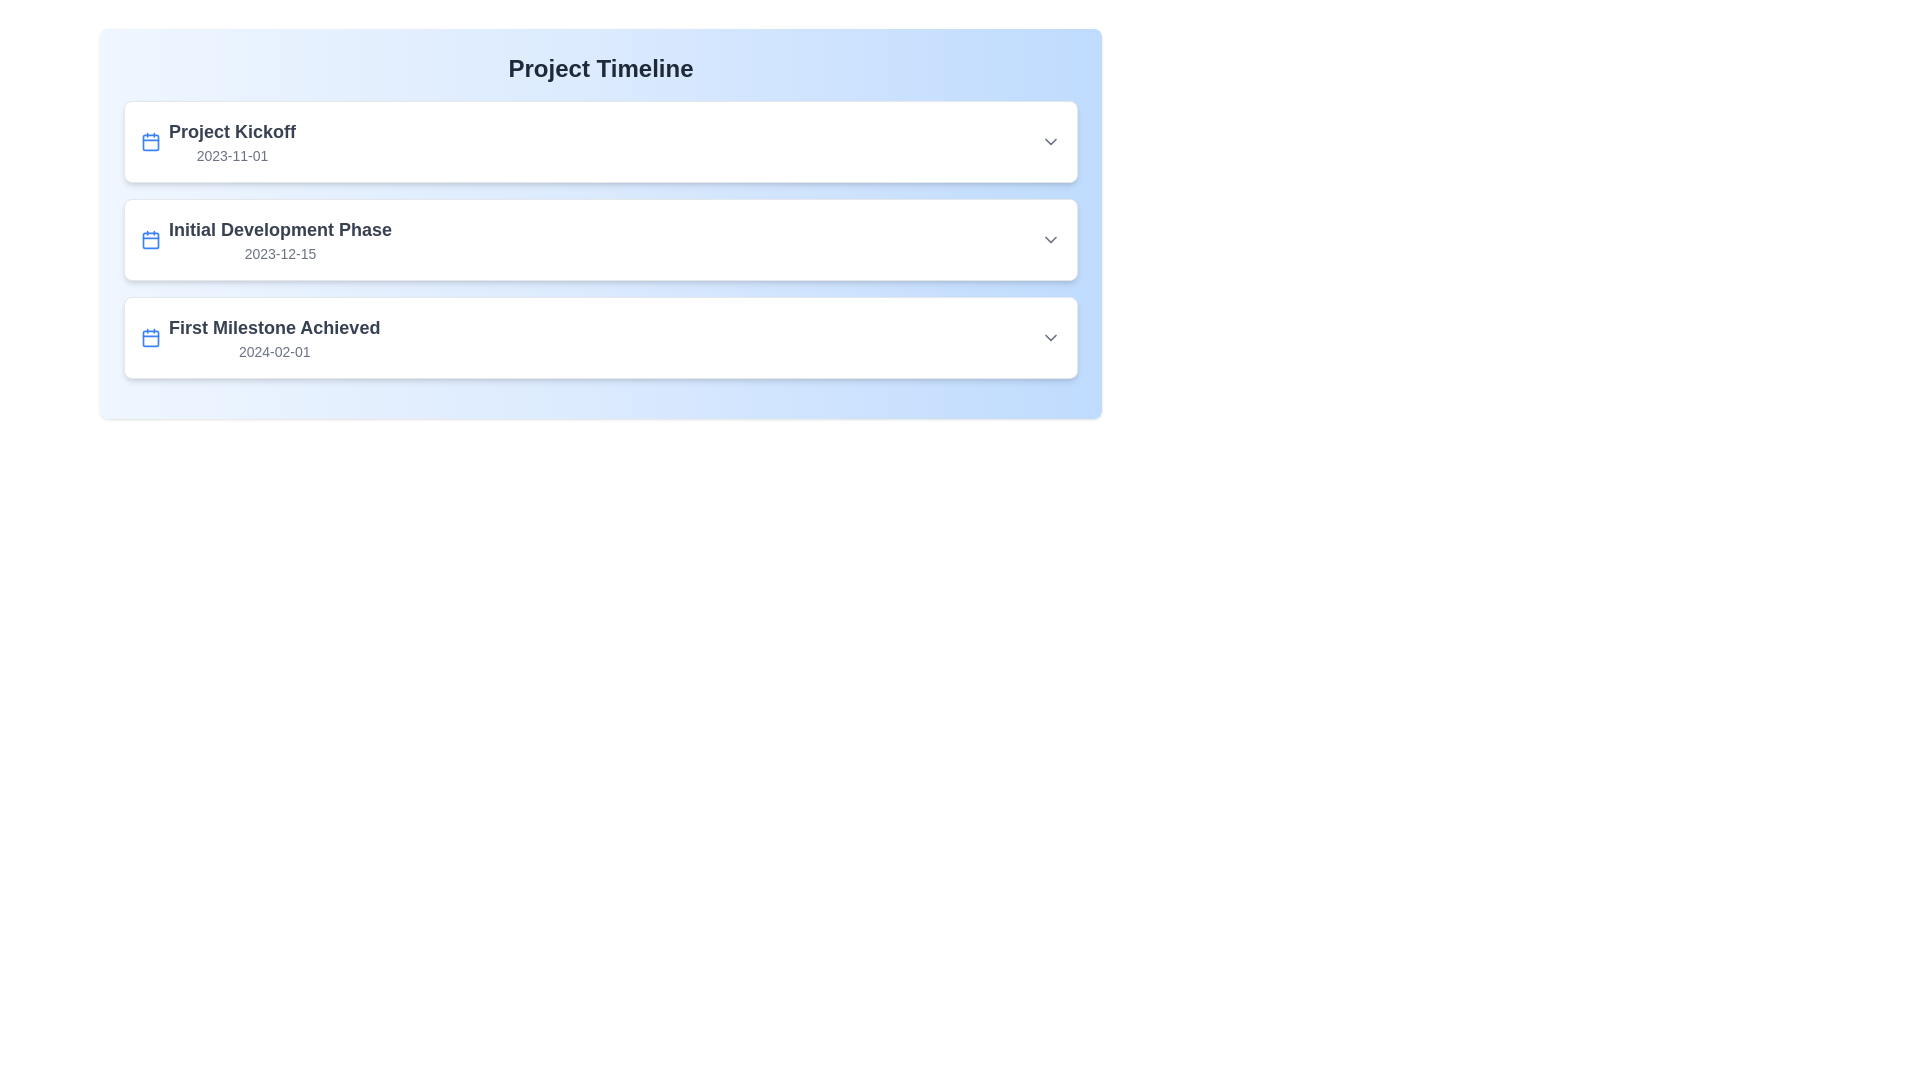 Image resolution: width=1920 pixels, height=1080 pixels. What do you see at coordinates (273, 337) in the screenshot?
I see `the Compound text display titled 'First Milestone Achieved' that shows the date '2024-02-01', located in the 'Project Timeline' section, as the third entry in the list of milestones` at bounding box center [273, 337].